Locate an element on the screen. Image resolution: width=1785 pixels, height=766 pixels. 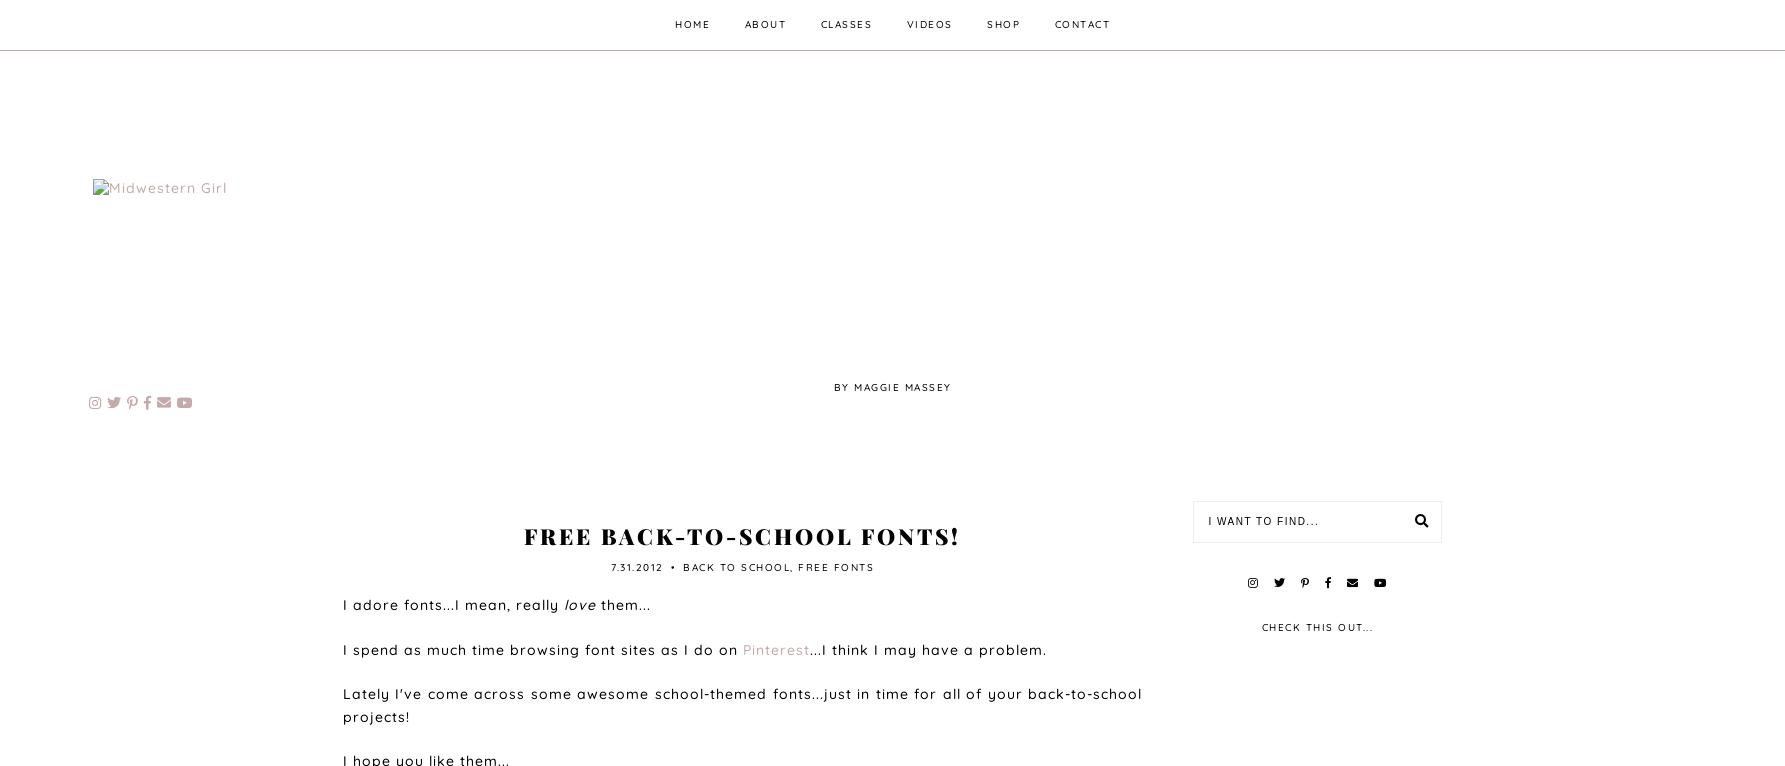
'classes' is located at coordinates (820, 23).